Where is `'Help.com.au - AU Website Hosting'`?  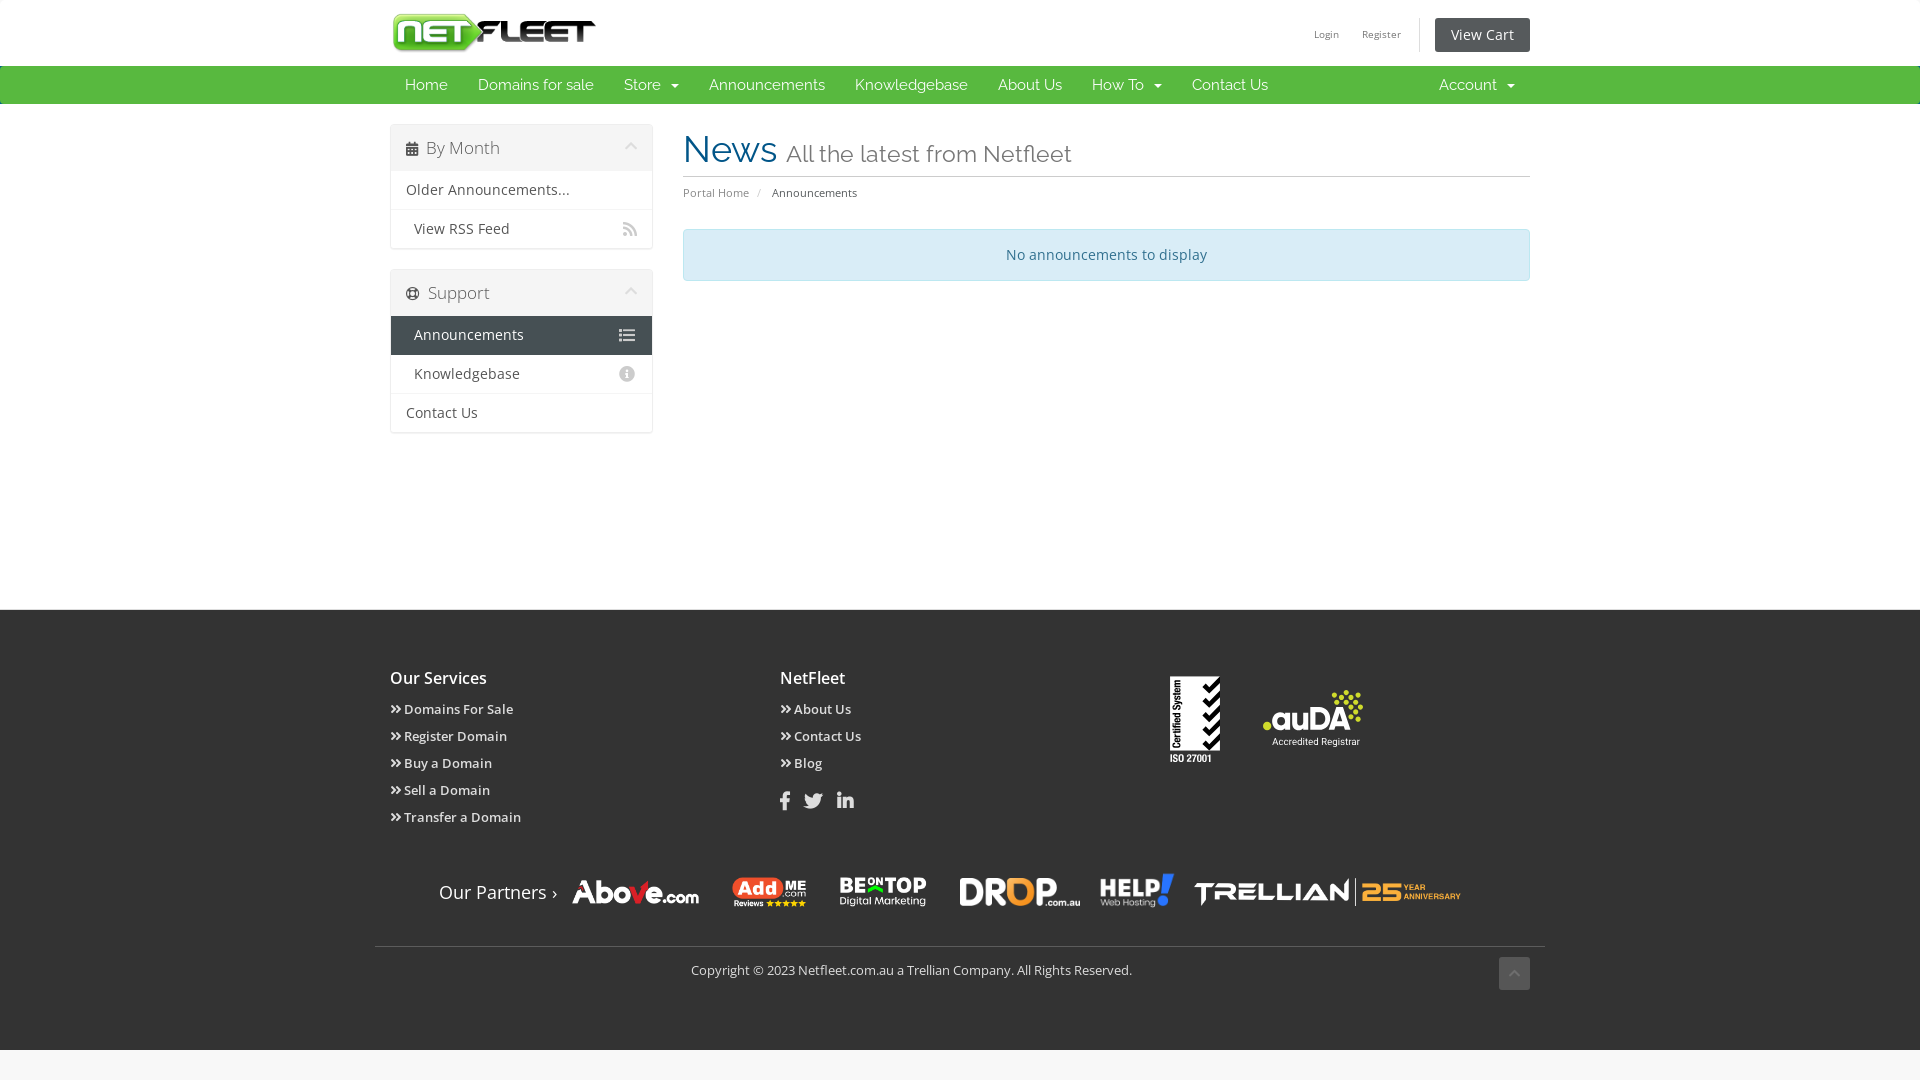 'Help.com.au - AU Website Hosting' is located at coordinates (1097, 890).